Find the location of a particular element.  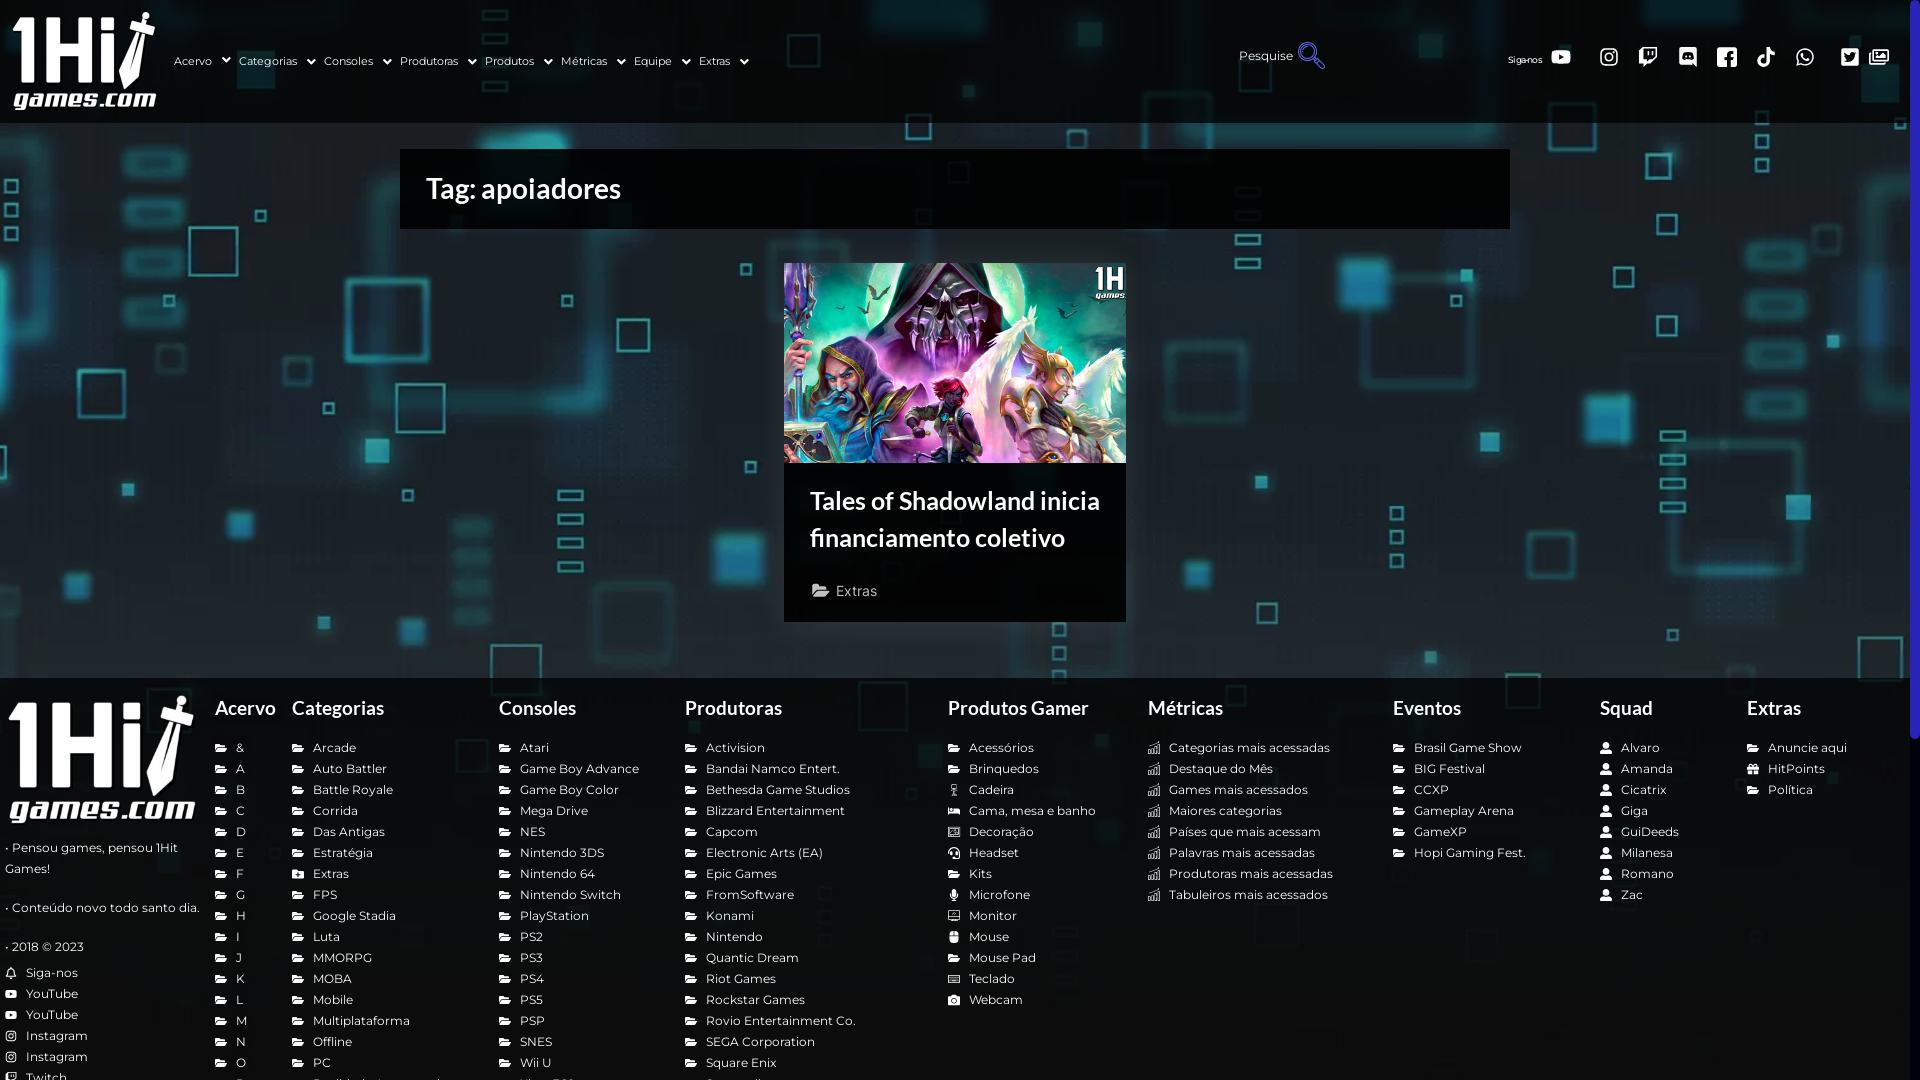

'SEGA Corporation' is located at coordinates (806, 1040).